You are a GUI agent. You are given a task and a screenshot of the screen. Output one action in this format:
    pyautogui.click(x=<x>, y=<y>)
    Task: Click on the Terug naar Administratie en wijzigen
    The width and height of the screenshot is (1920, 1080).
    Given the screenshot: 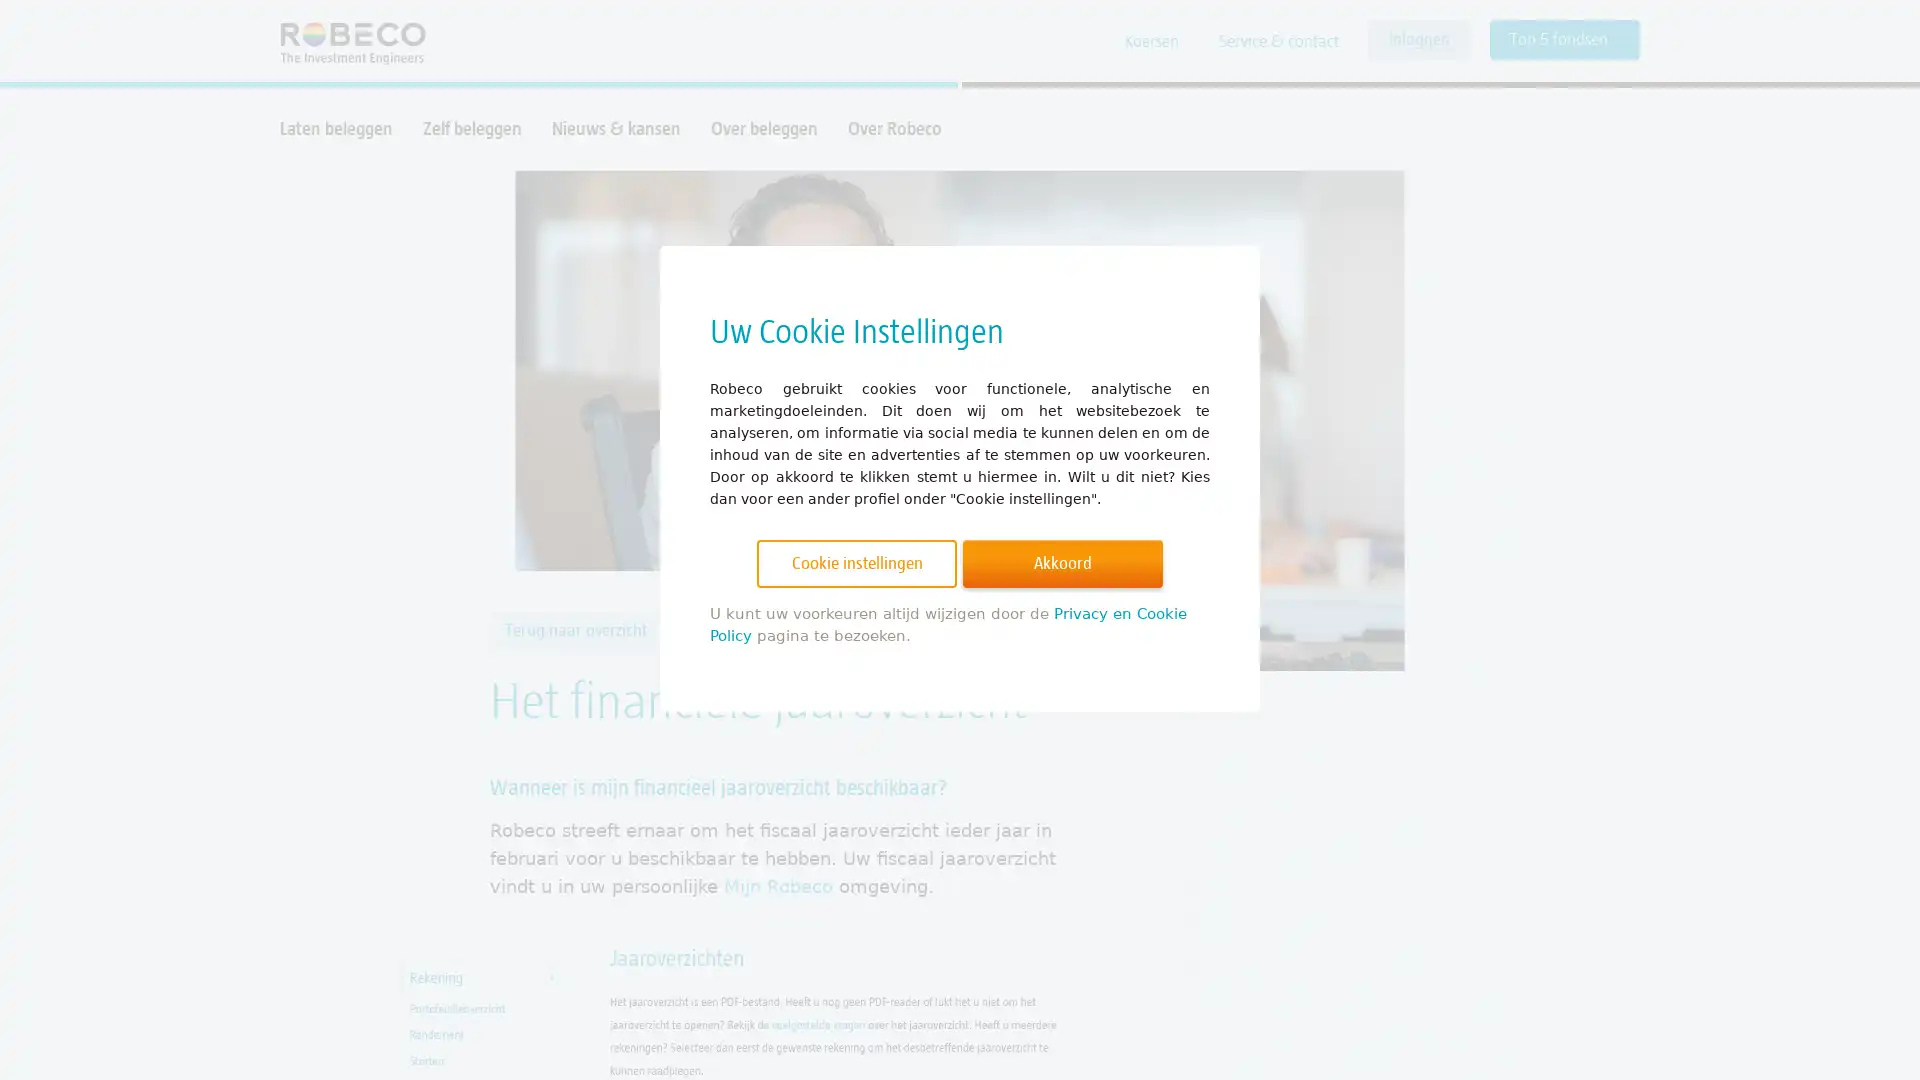 What is the action you would take?
    pyautogui.click(x=808, y=631)
    